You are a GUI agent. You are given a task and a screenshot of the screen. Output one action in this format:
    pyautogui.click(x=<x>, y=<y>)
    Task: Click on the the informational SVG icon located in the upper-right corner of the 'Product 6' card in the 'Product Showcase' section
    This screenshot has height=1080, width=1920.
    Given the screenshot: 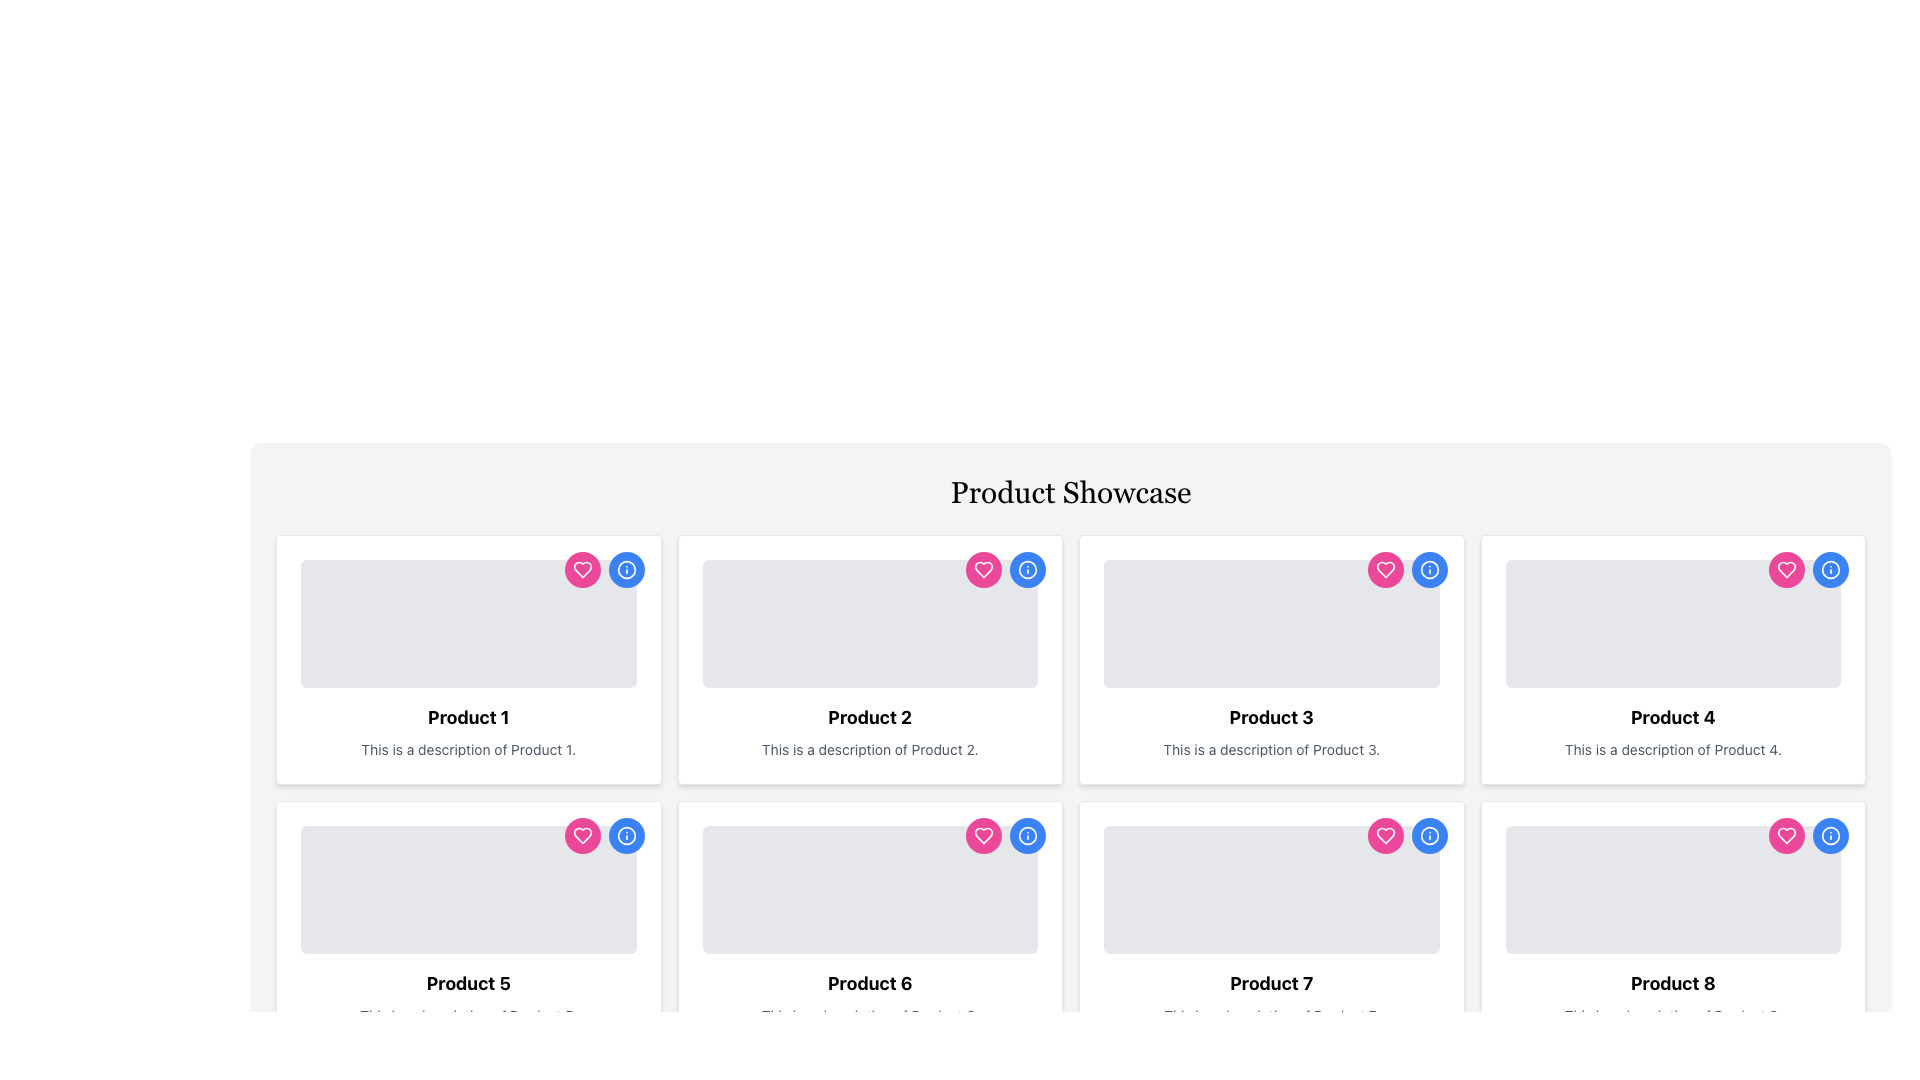 What is the action you would take?
    pyautogui.click(x=1027, y=836)
    